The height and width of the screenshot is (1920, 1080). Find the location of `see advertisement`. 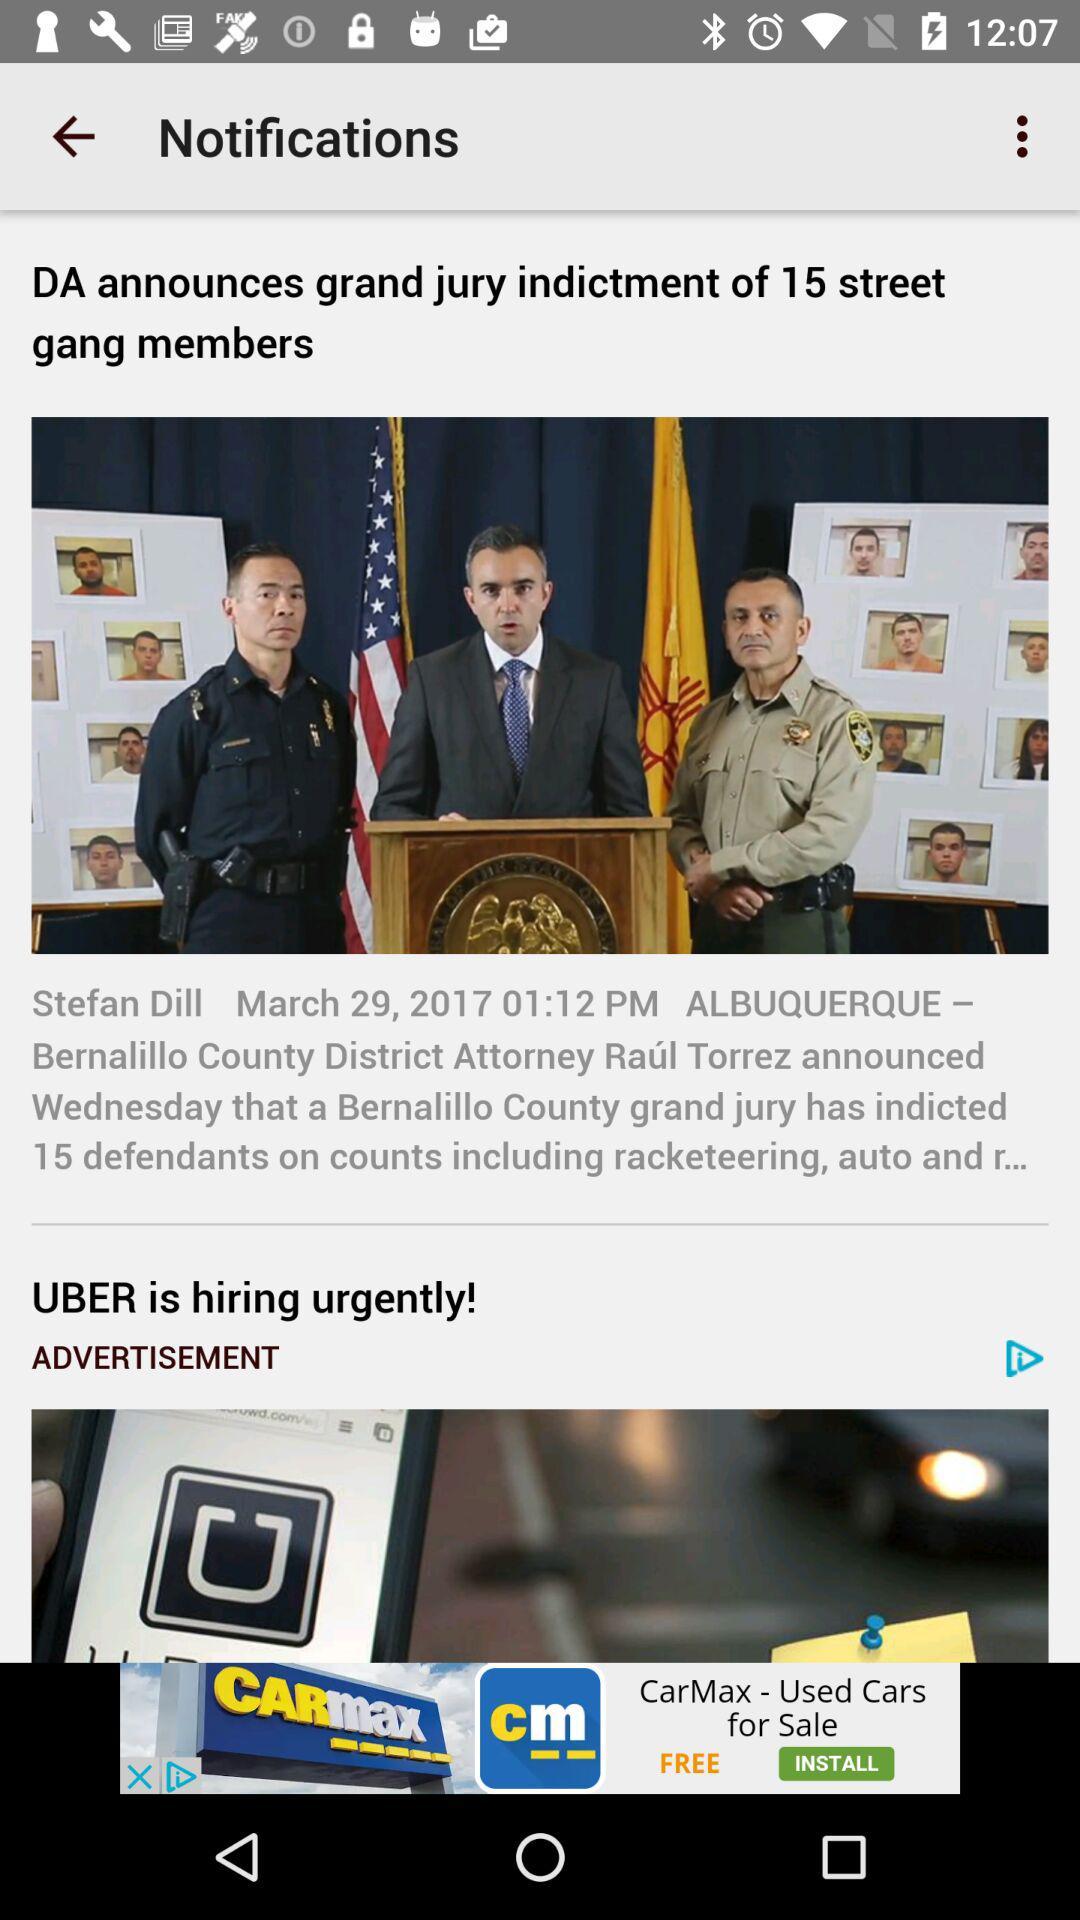

see advertisement is located at coordinates (540, 1727).